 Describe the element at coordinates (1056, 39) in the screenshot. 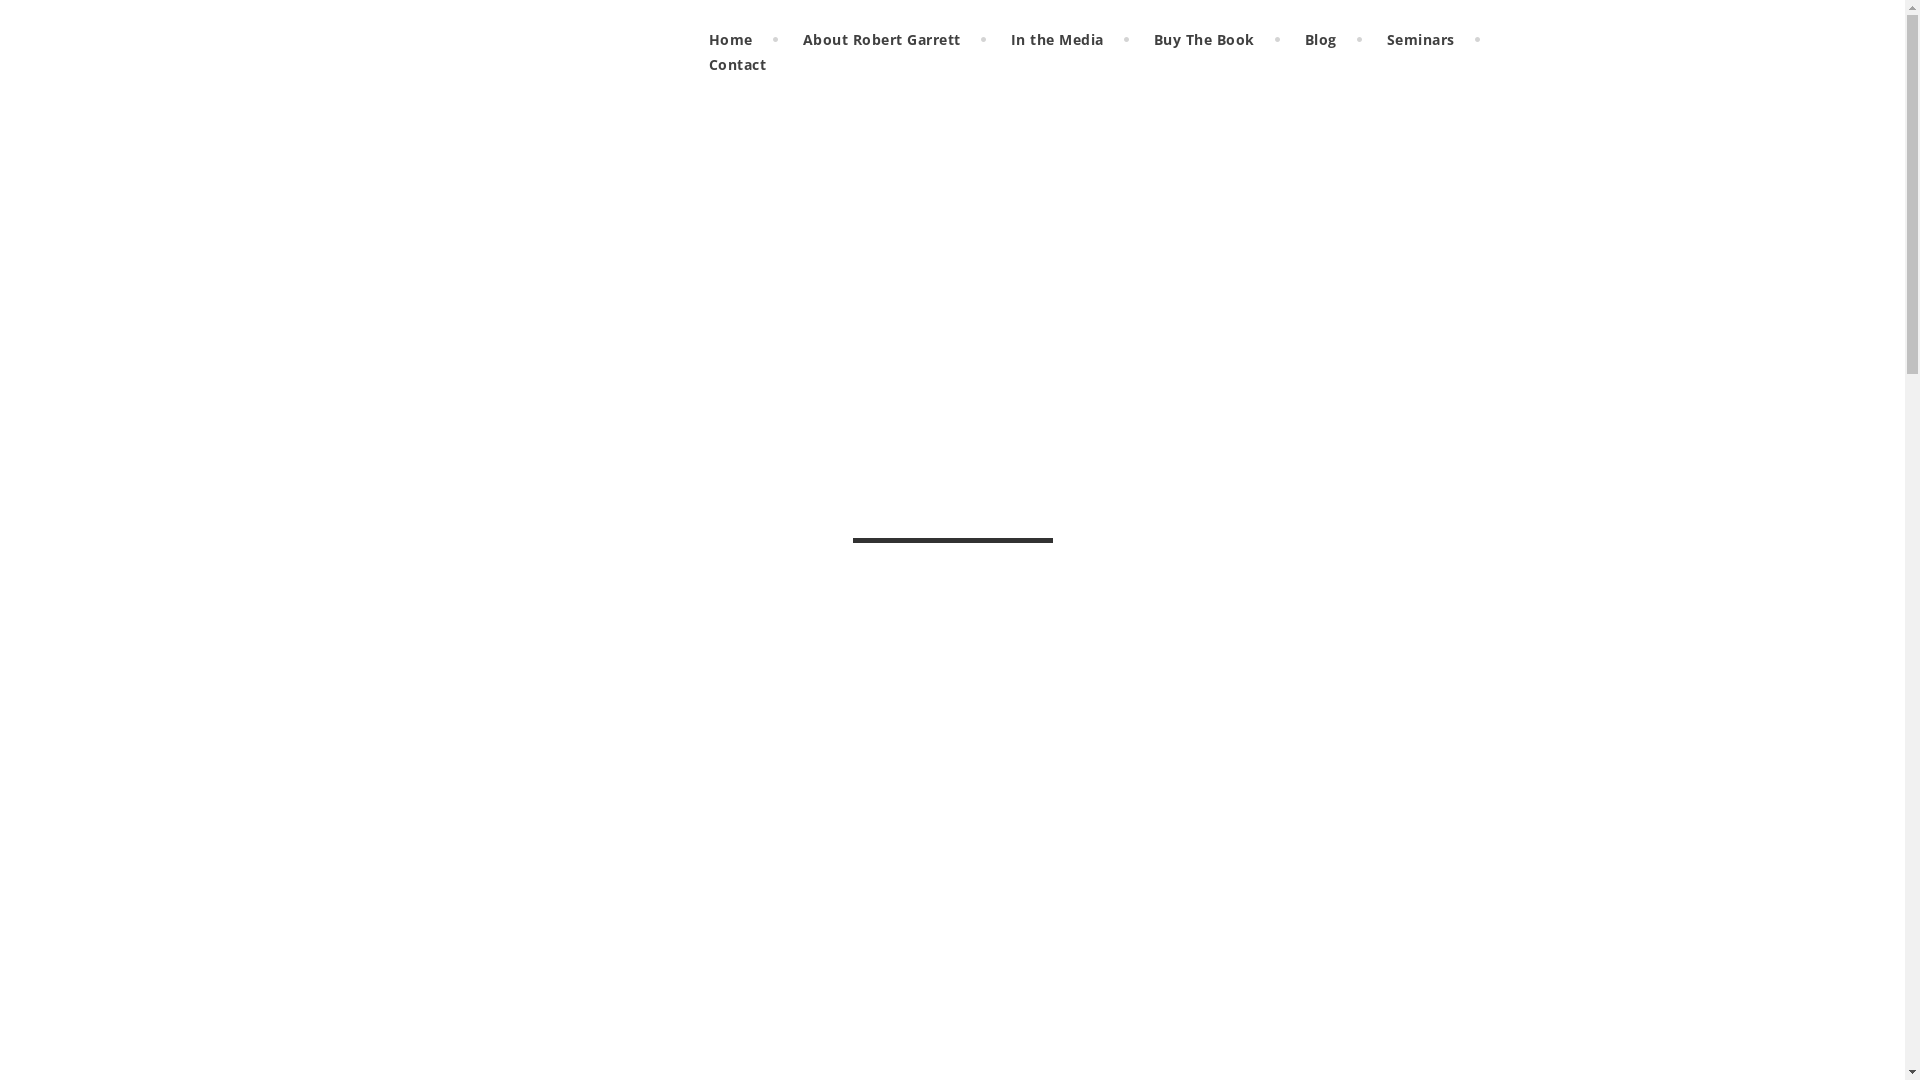

I see `'In the Media'` at that location.